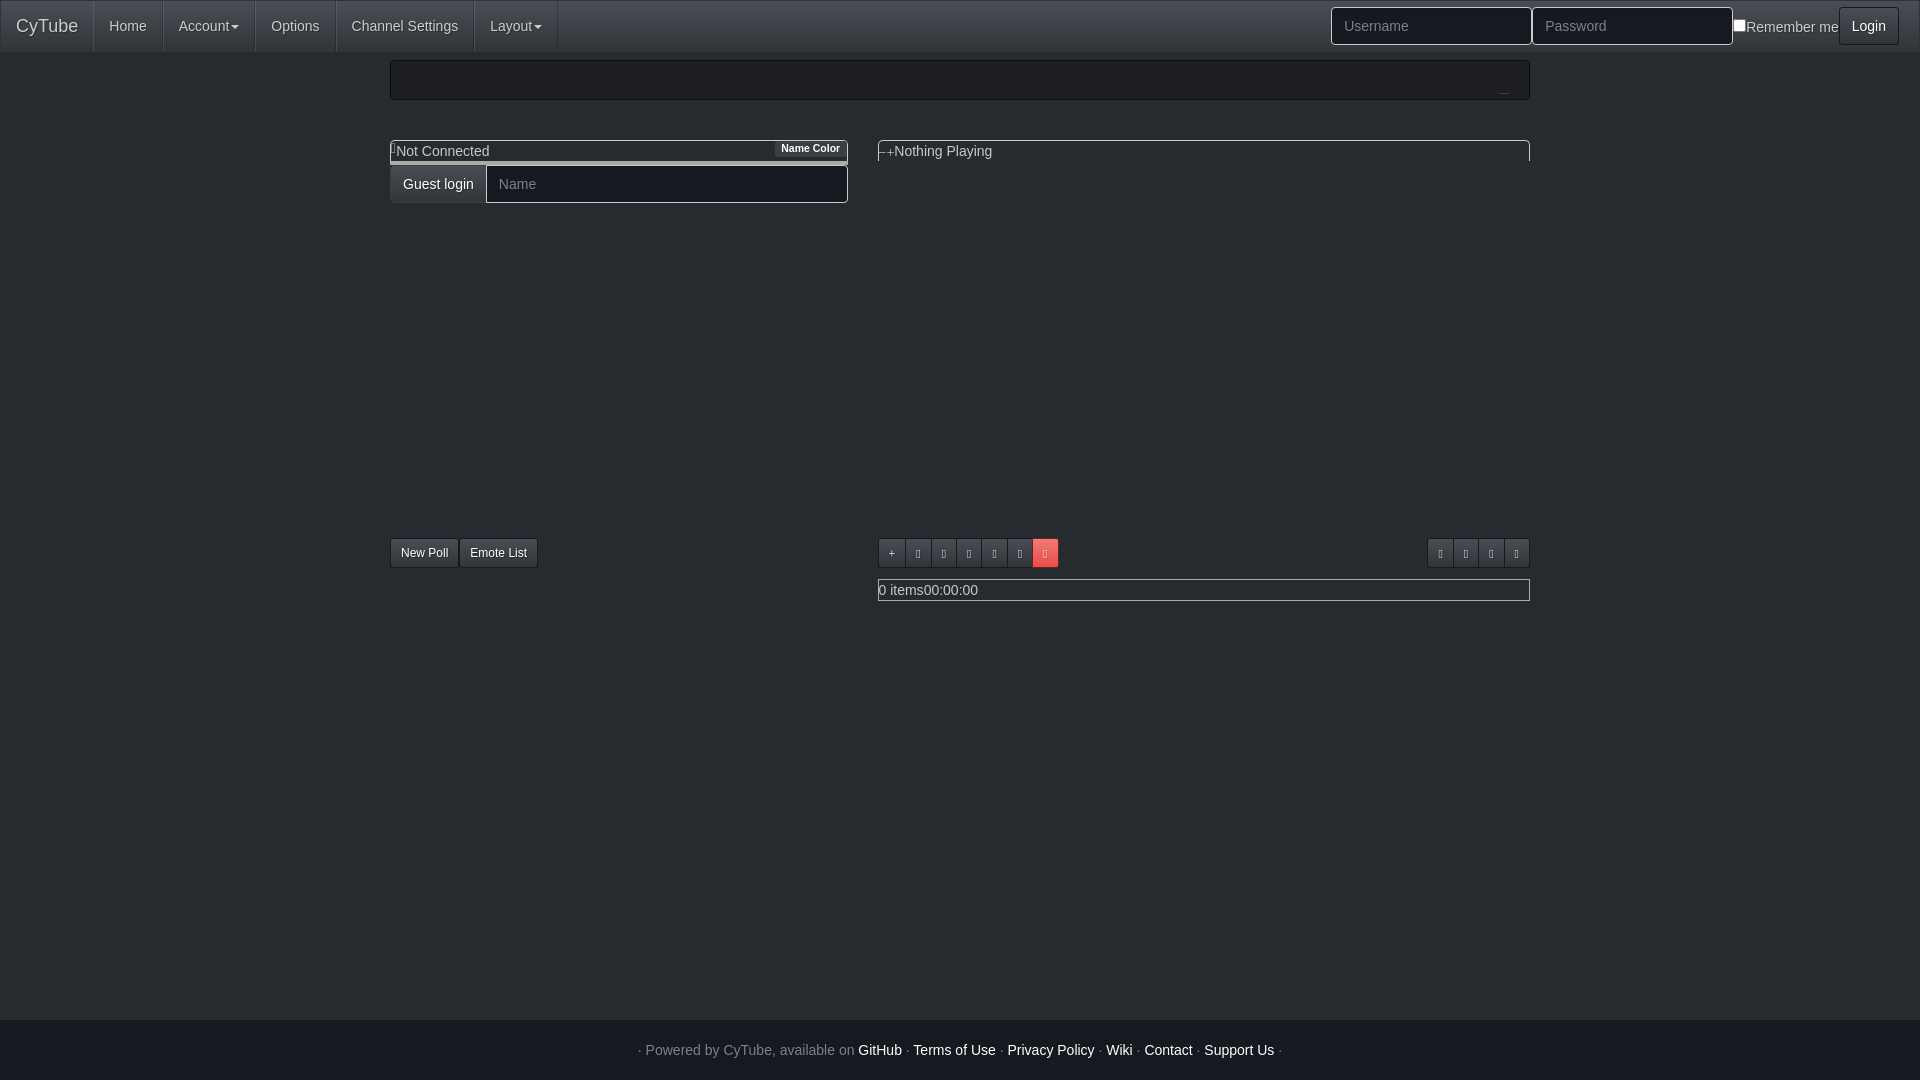 This screenshot has height=1080, width=1920. What do you see at coordinates (993, 552) in the screenshot?
I see `'Clear the playlist'` at bounding box center [993, 552].